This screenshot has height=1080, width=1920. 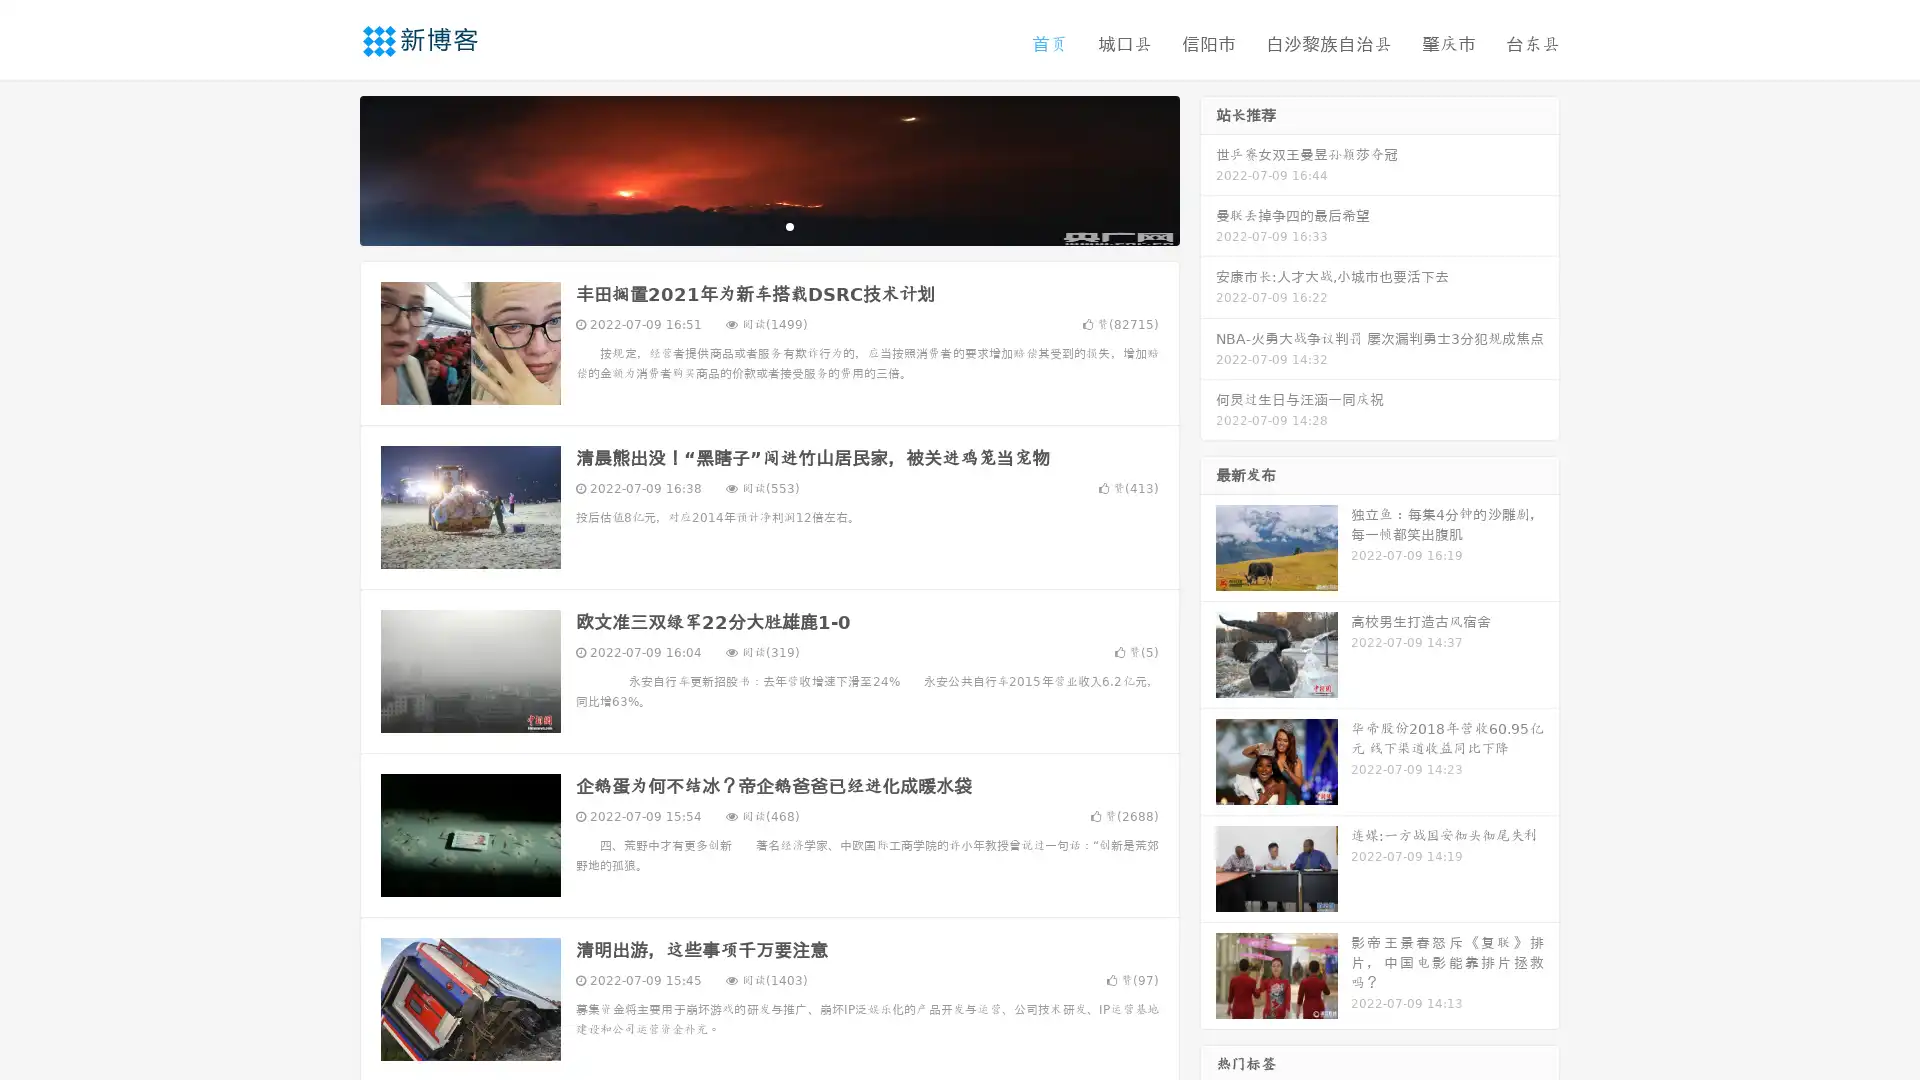 I want to click on Go to slide 3, so click(x=789, y=225).